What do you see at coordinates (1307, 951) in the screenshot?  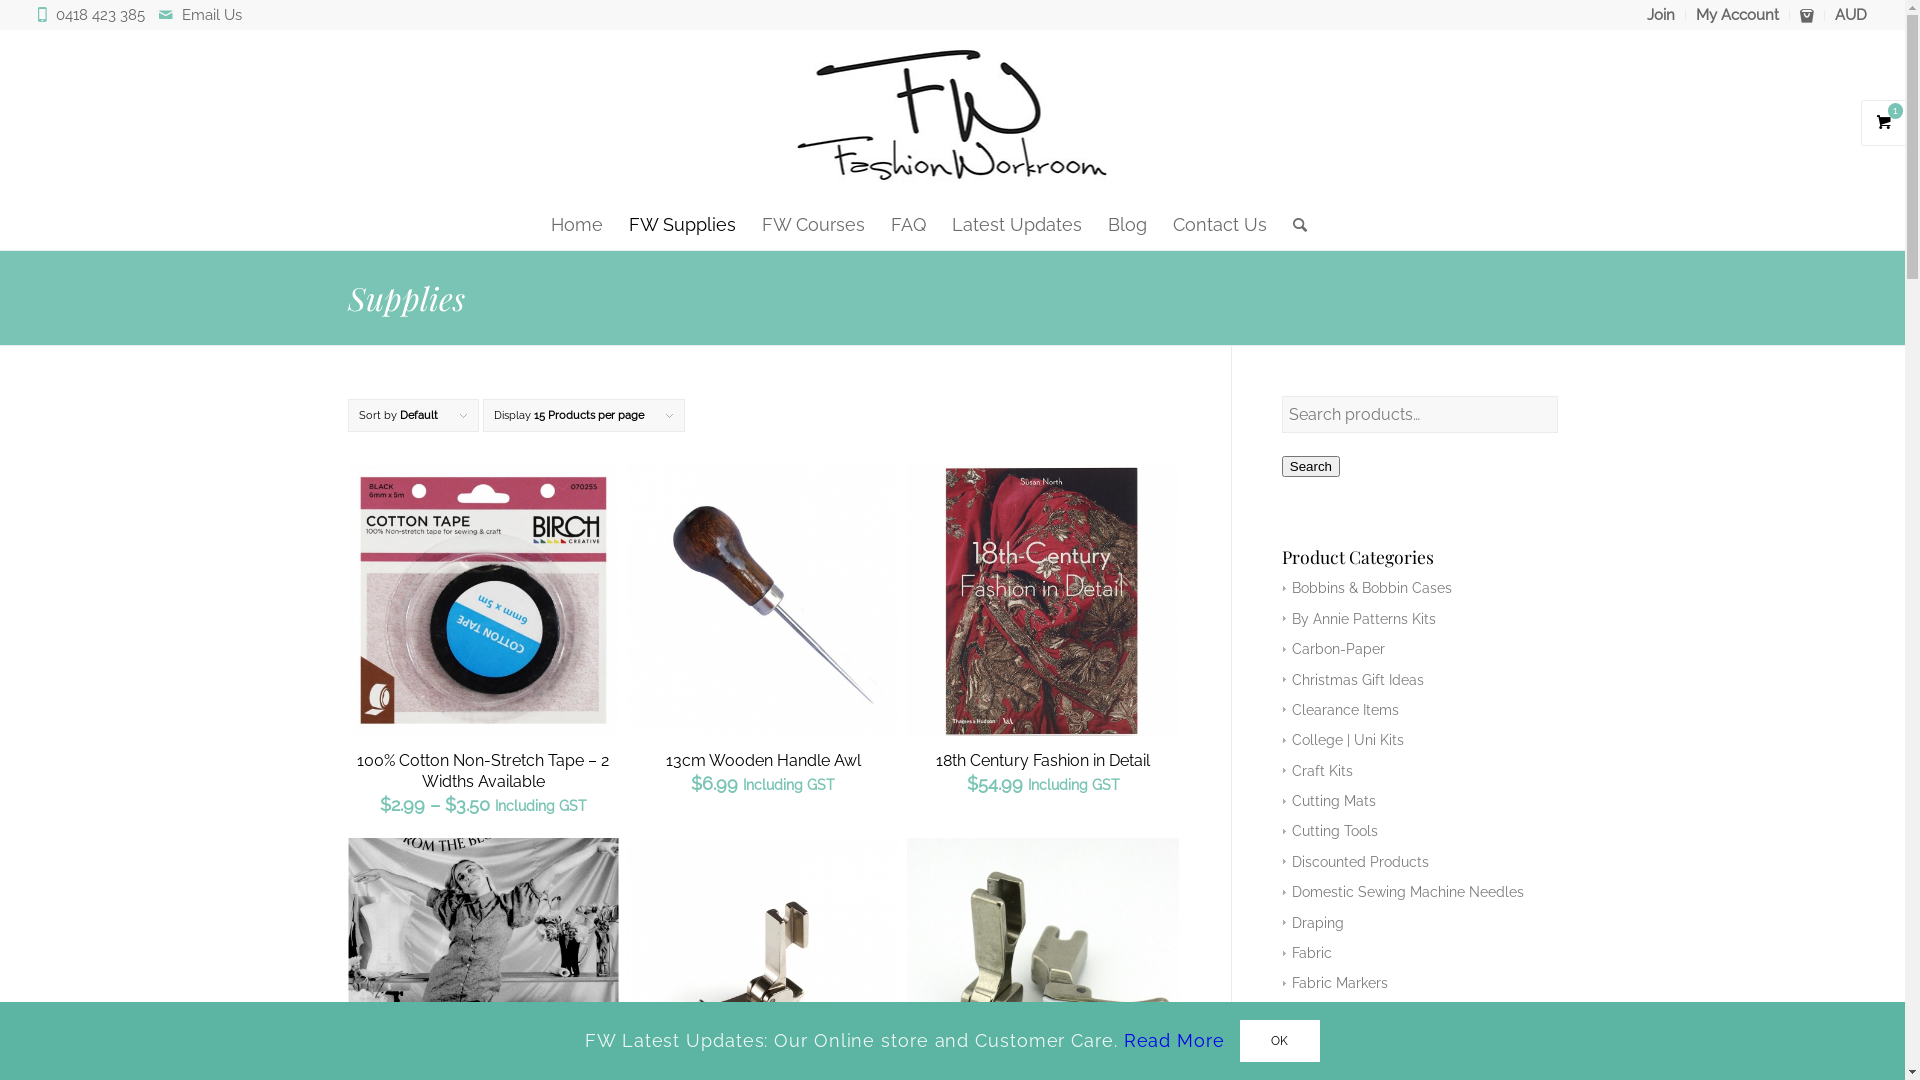 I see `'Fabric'` at bounding box center [1307, 951].